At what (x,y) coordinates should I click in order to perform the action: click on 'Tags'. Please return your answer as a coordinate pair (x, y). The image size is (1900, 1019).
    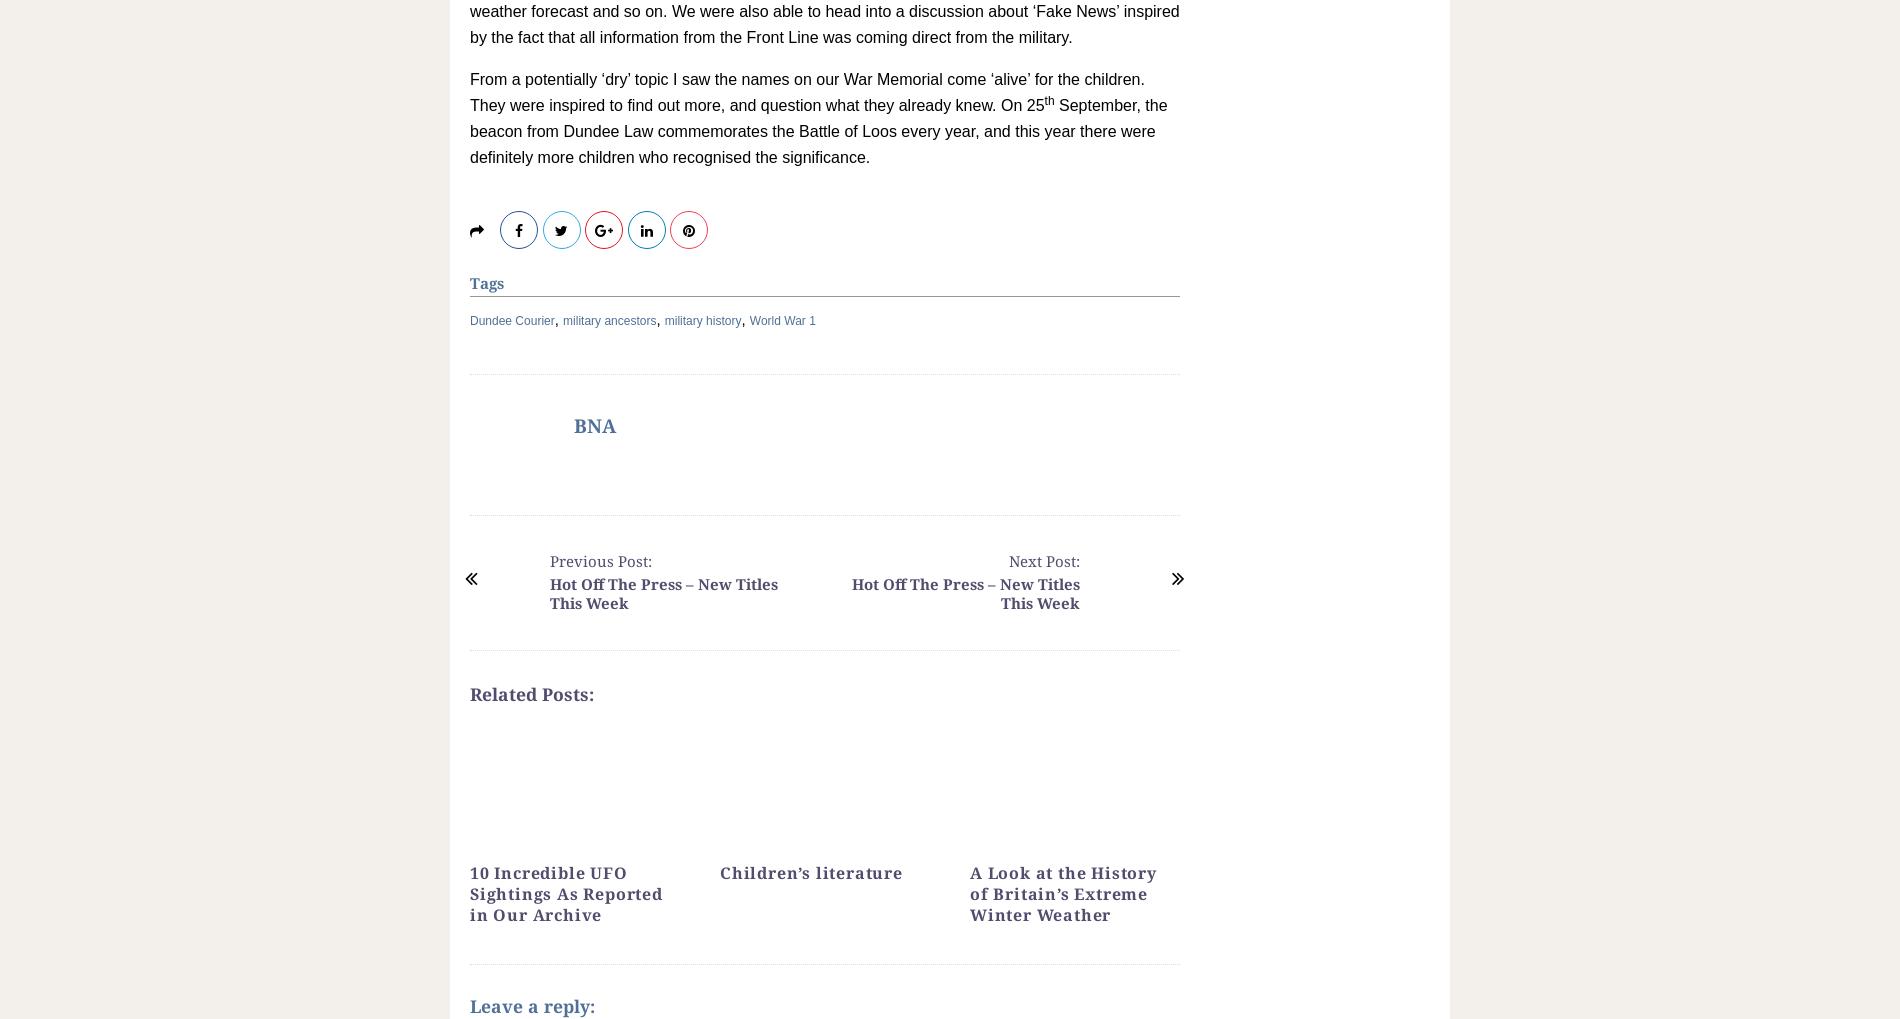
    Looking at the image, I should click on (486, 281).